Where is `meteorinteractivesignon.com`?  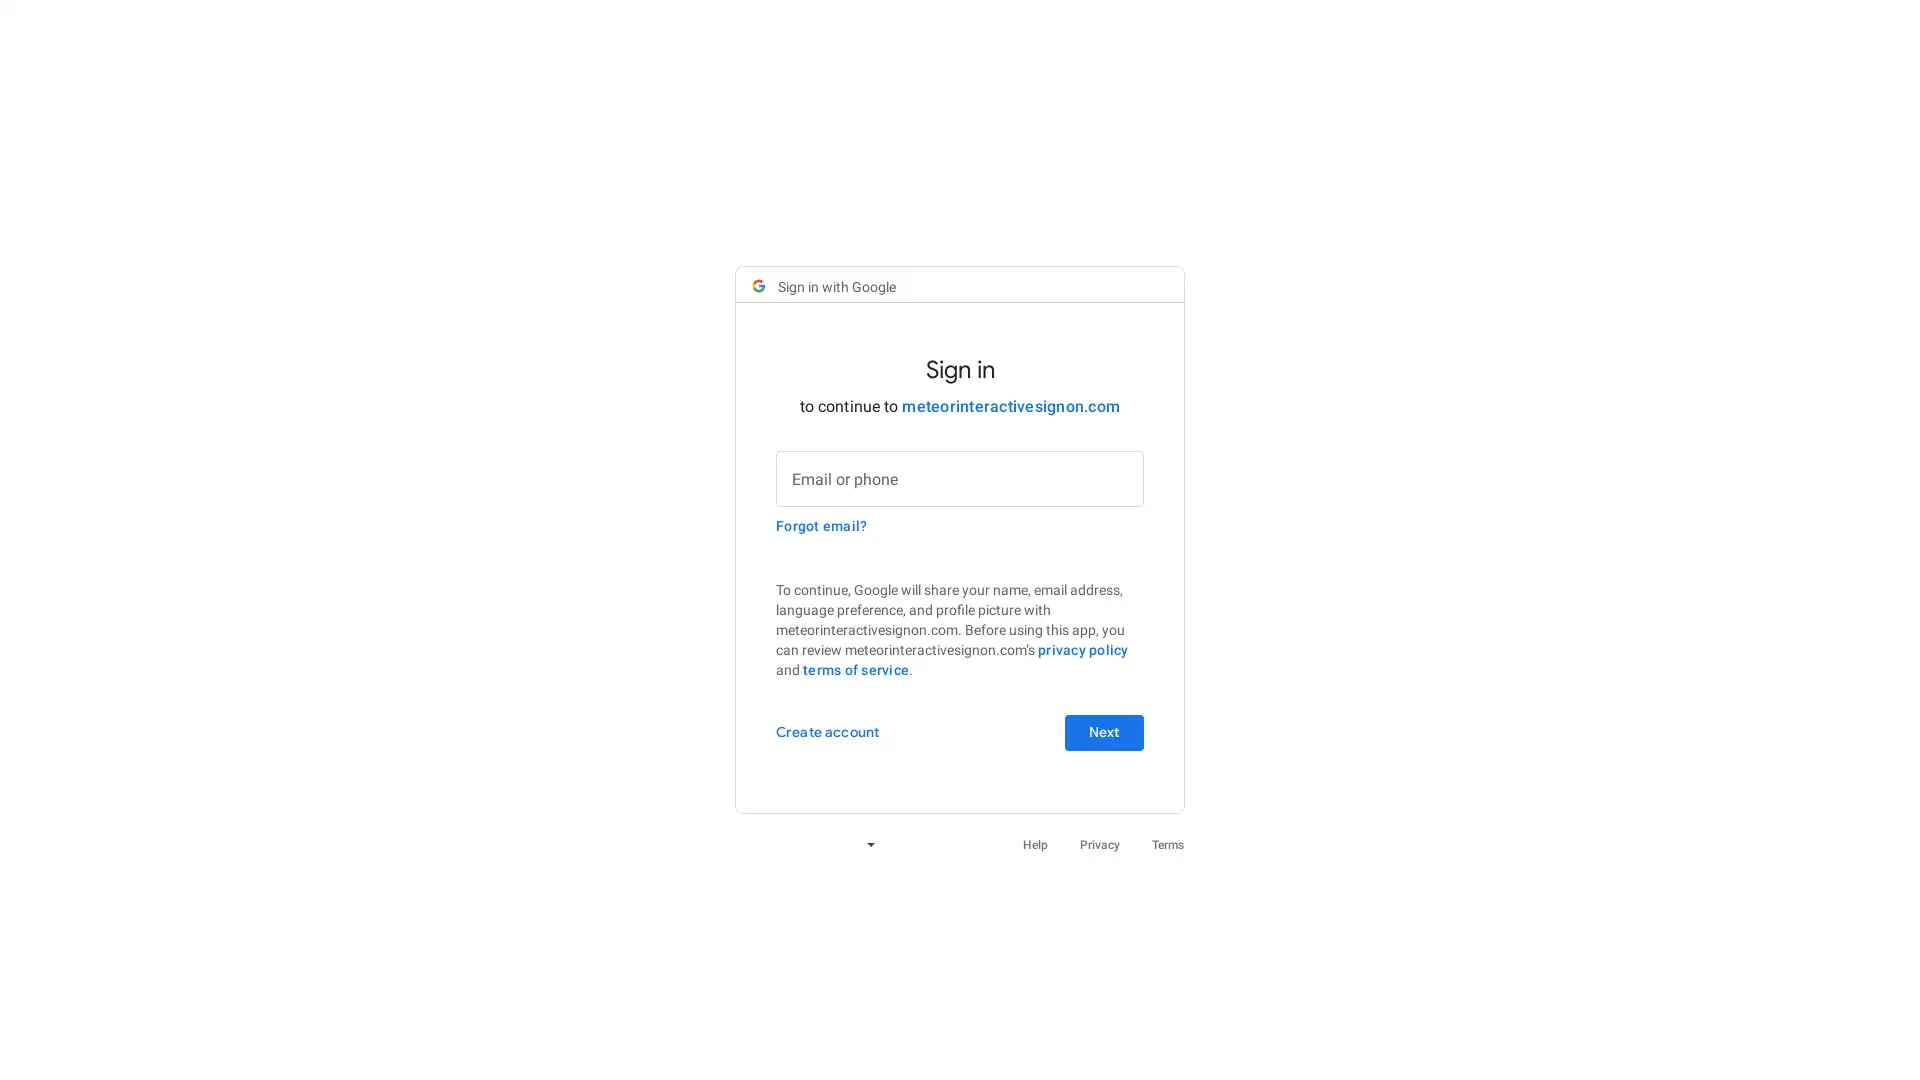 meteorinteractivesignon.com is located at coordinates (1011, 405).